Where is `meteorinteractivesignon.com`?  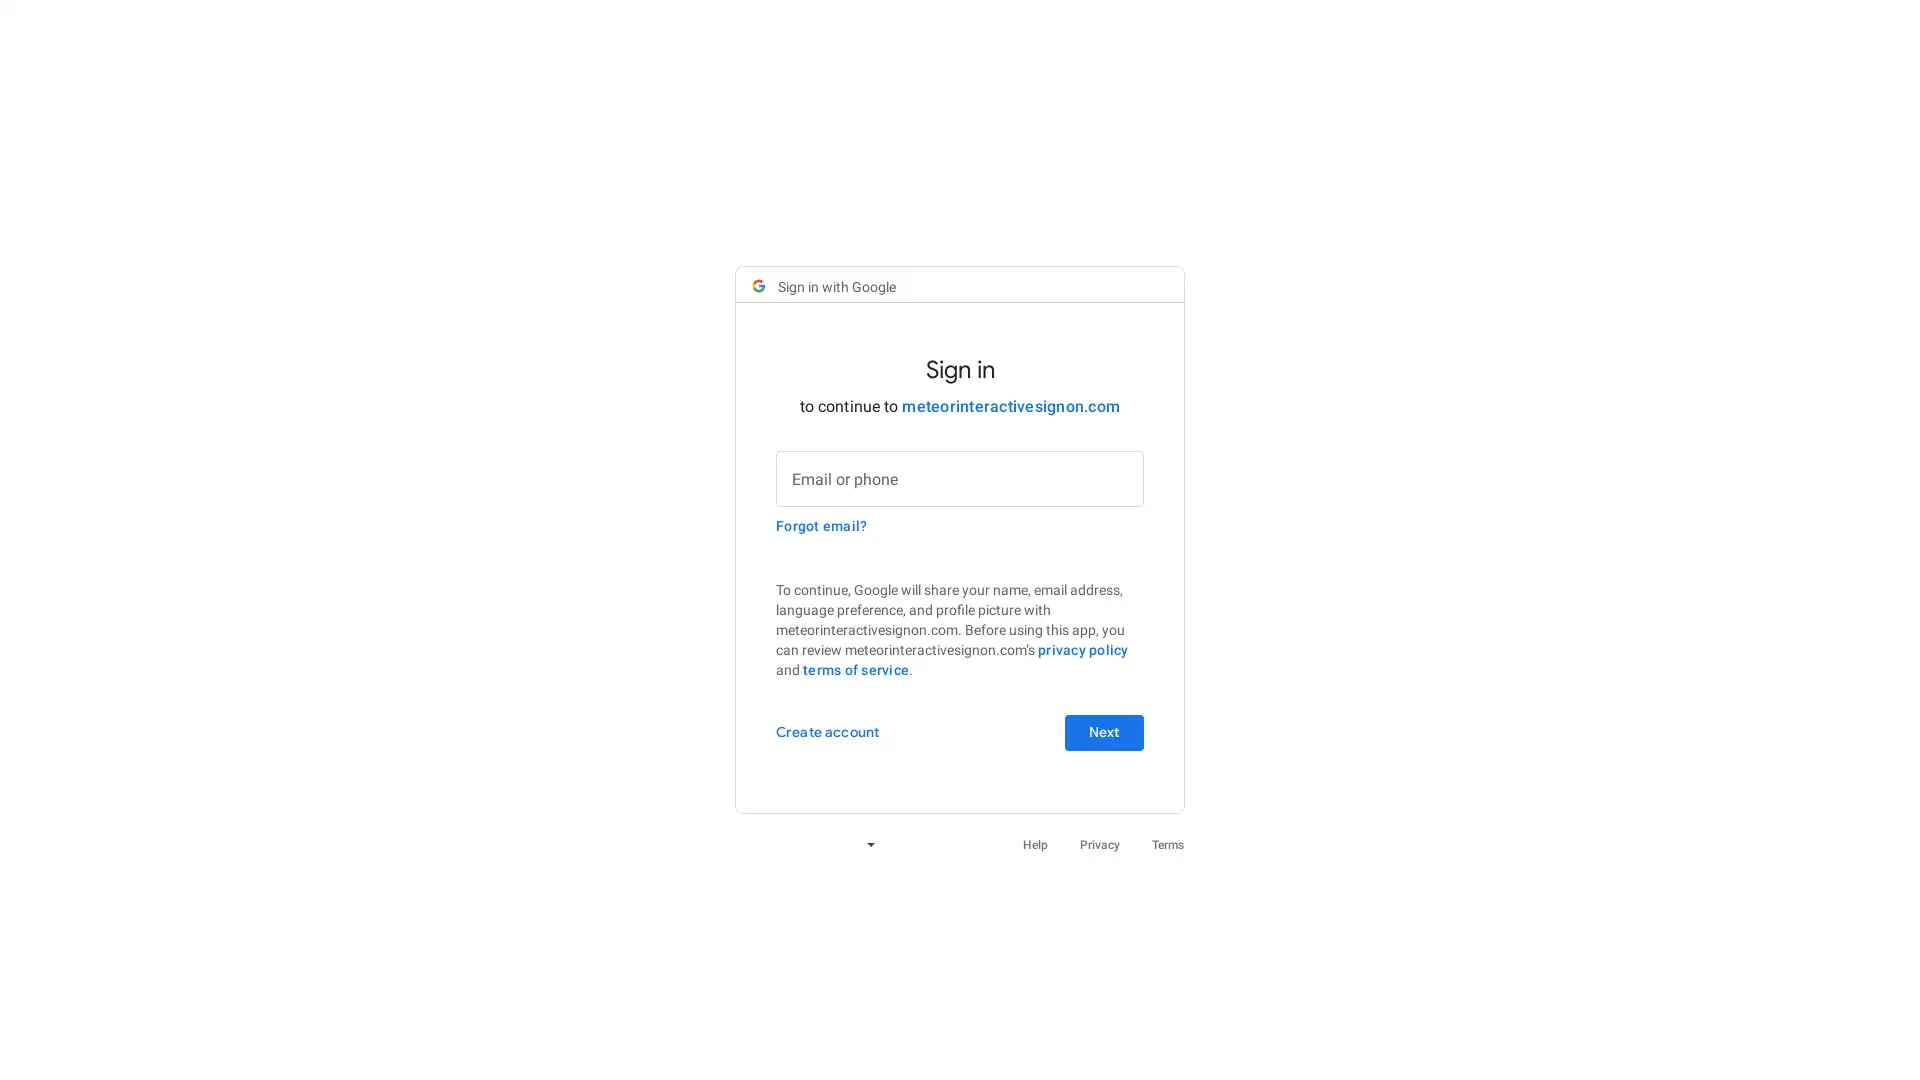 meteorinteractivesignon.com is located at coordinates (1011, 405).